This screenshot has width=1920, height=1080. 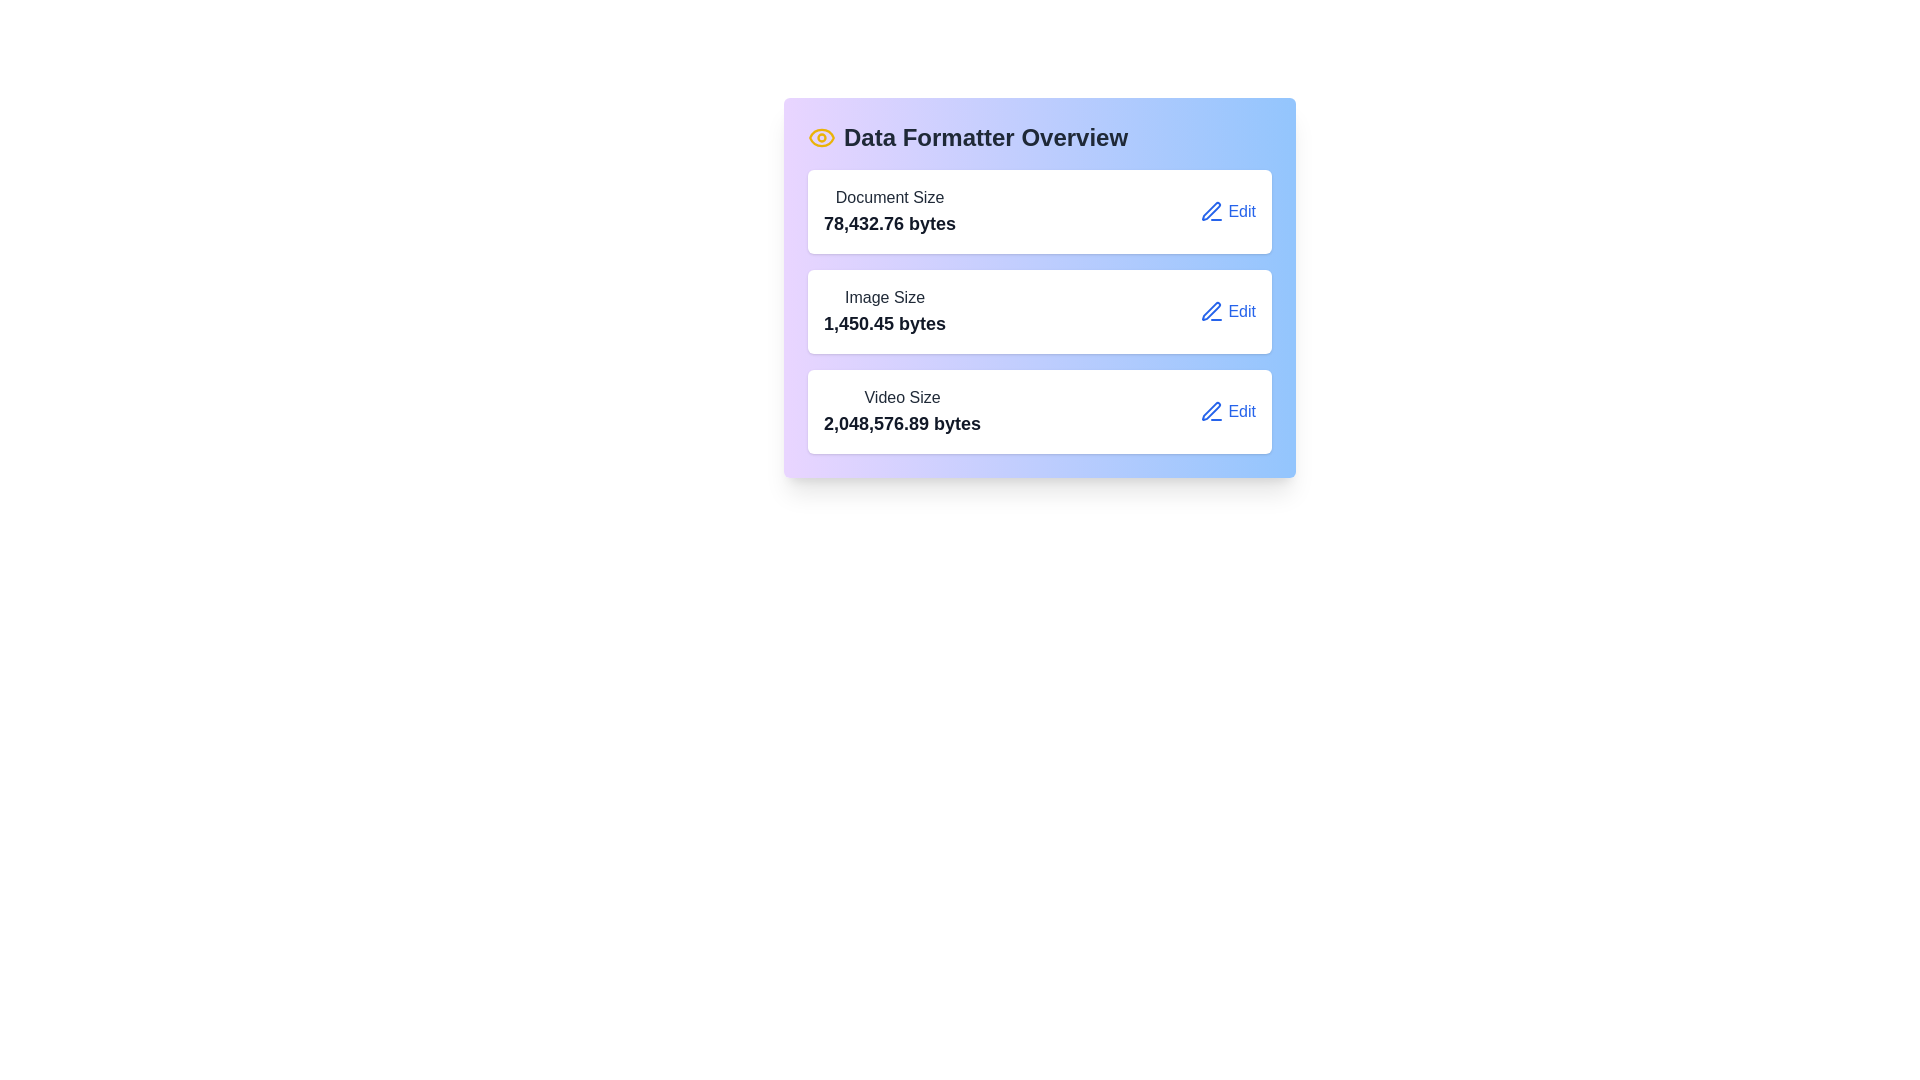 I want to click on the 'Edit' button for 'Video Size' located to the far-right of the section, adjacent to '2,048,576.89 bytes', to alter its appearance, so click(x=1227, y=411).